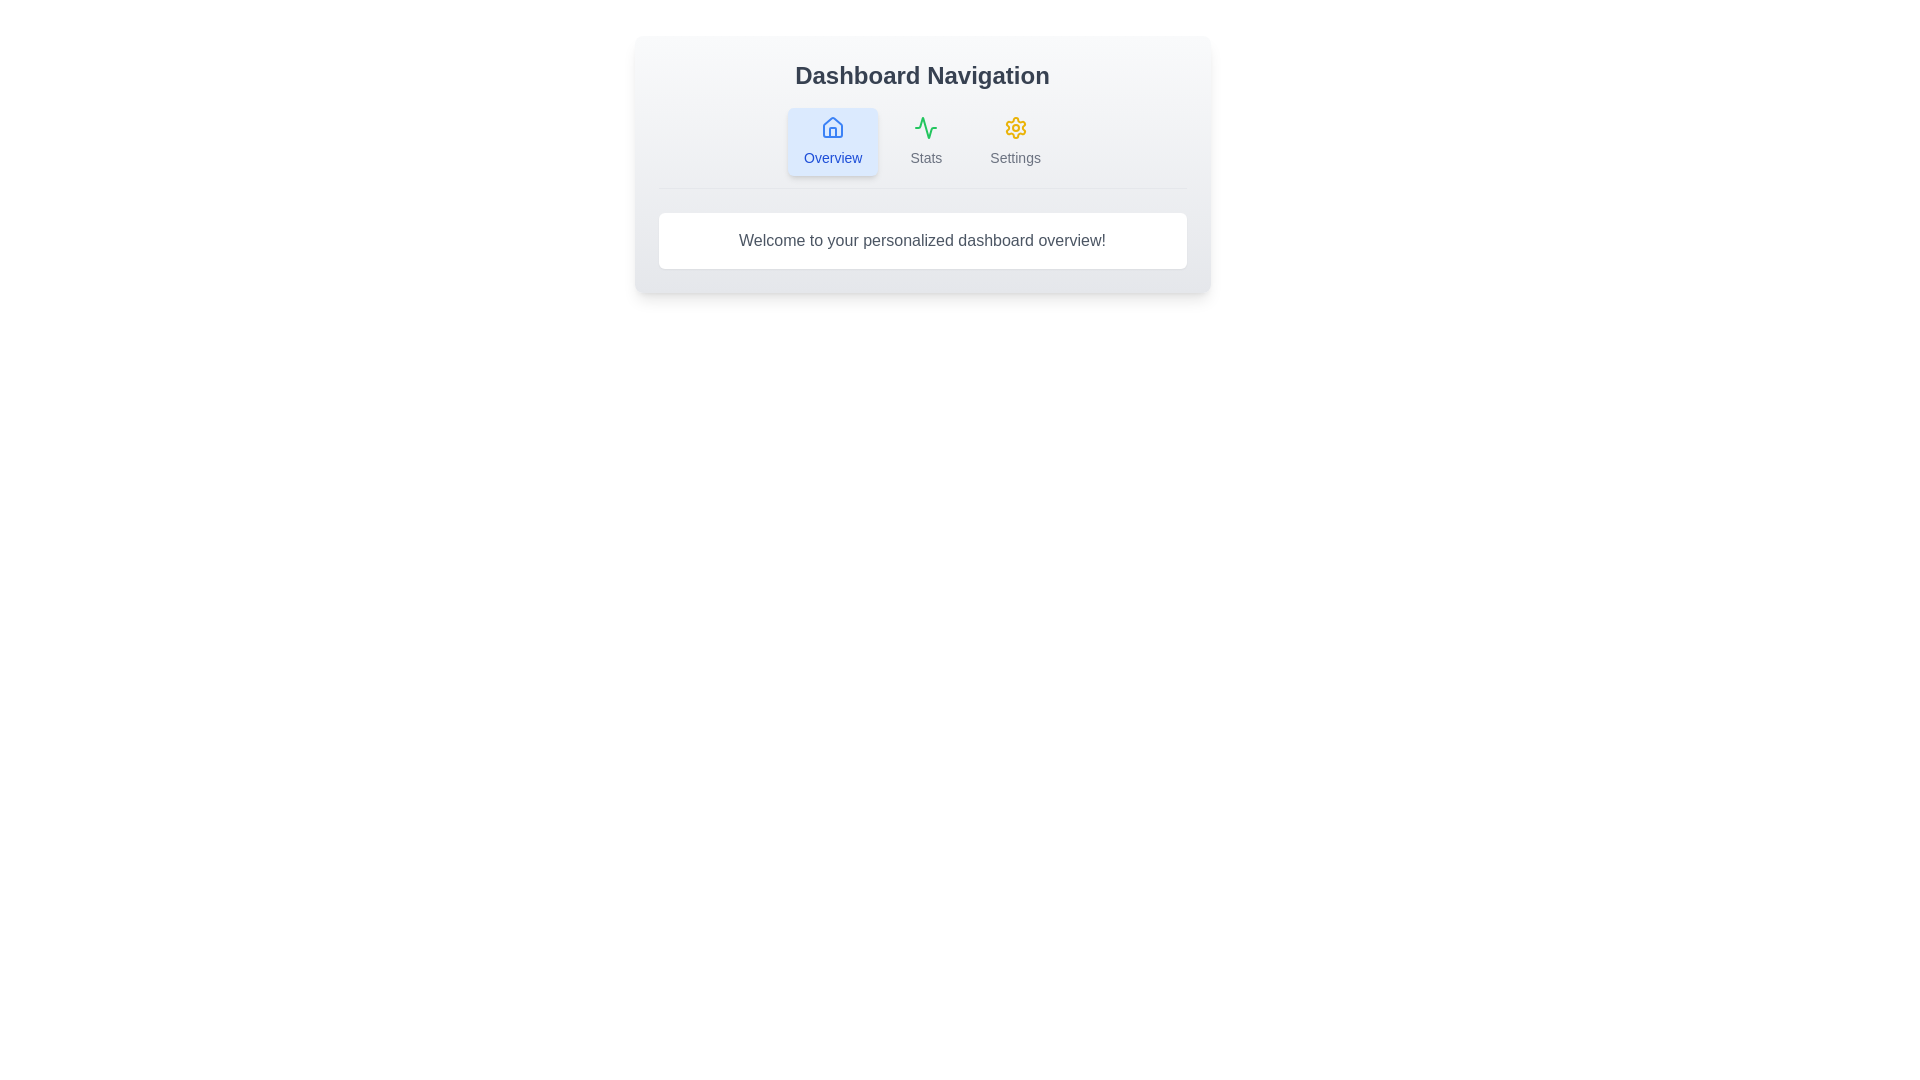 The width and height of the screenshot is (1920, 1080). I want to click on the Stats tab in the TabbedDashboard, so click(925, 141).